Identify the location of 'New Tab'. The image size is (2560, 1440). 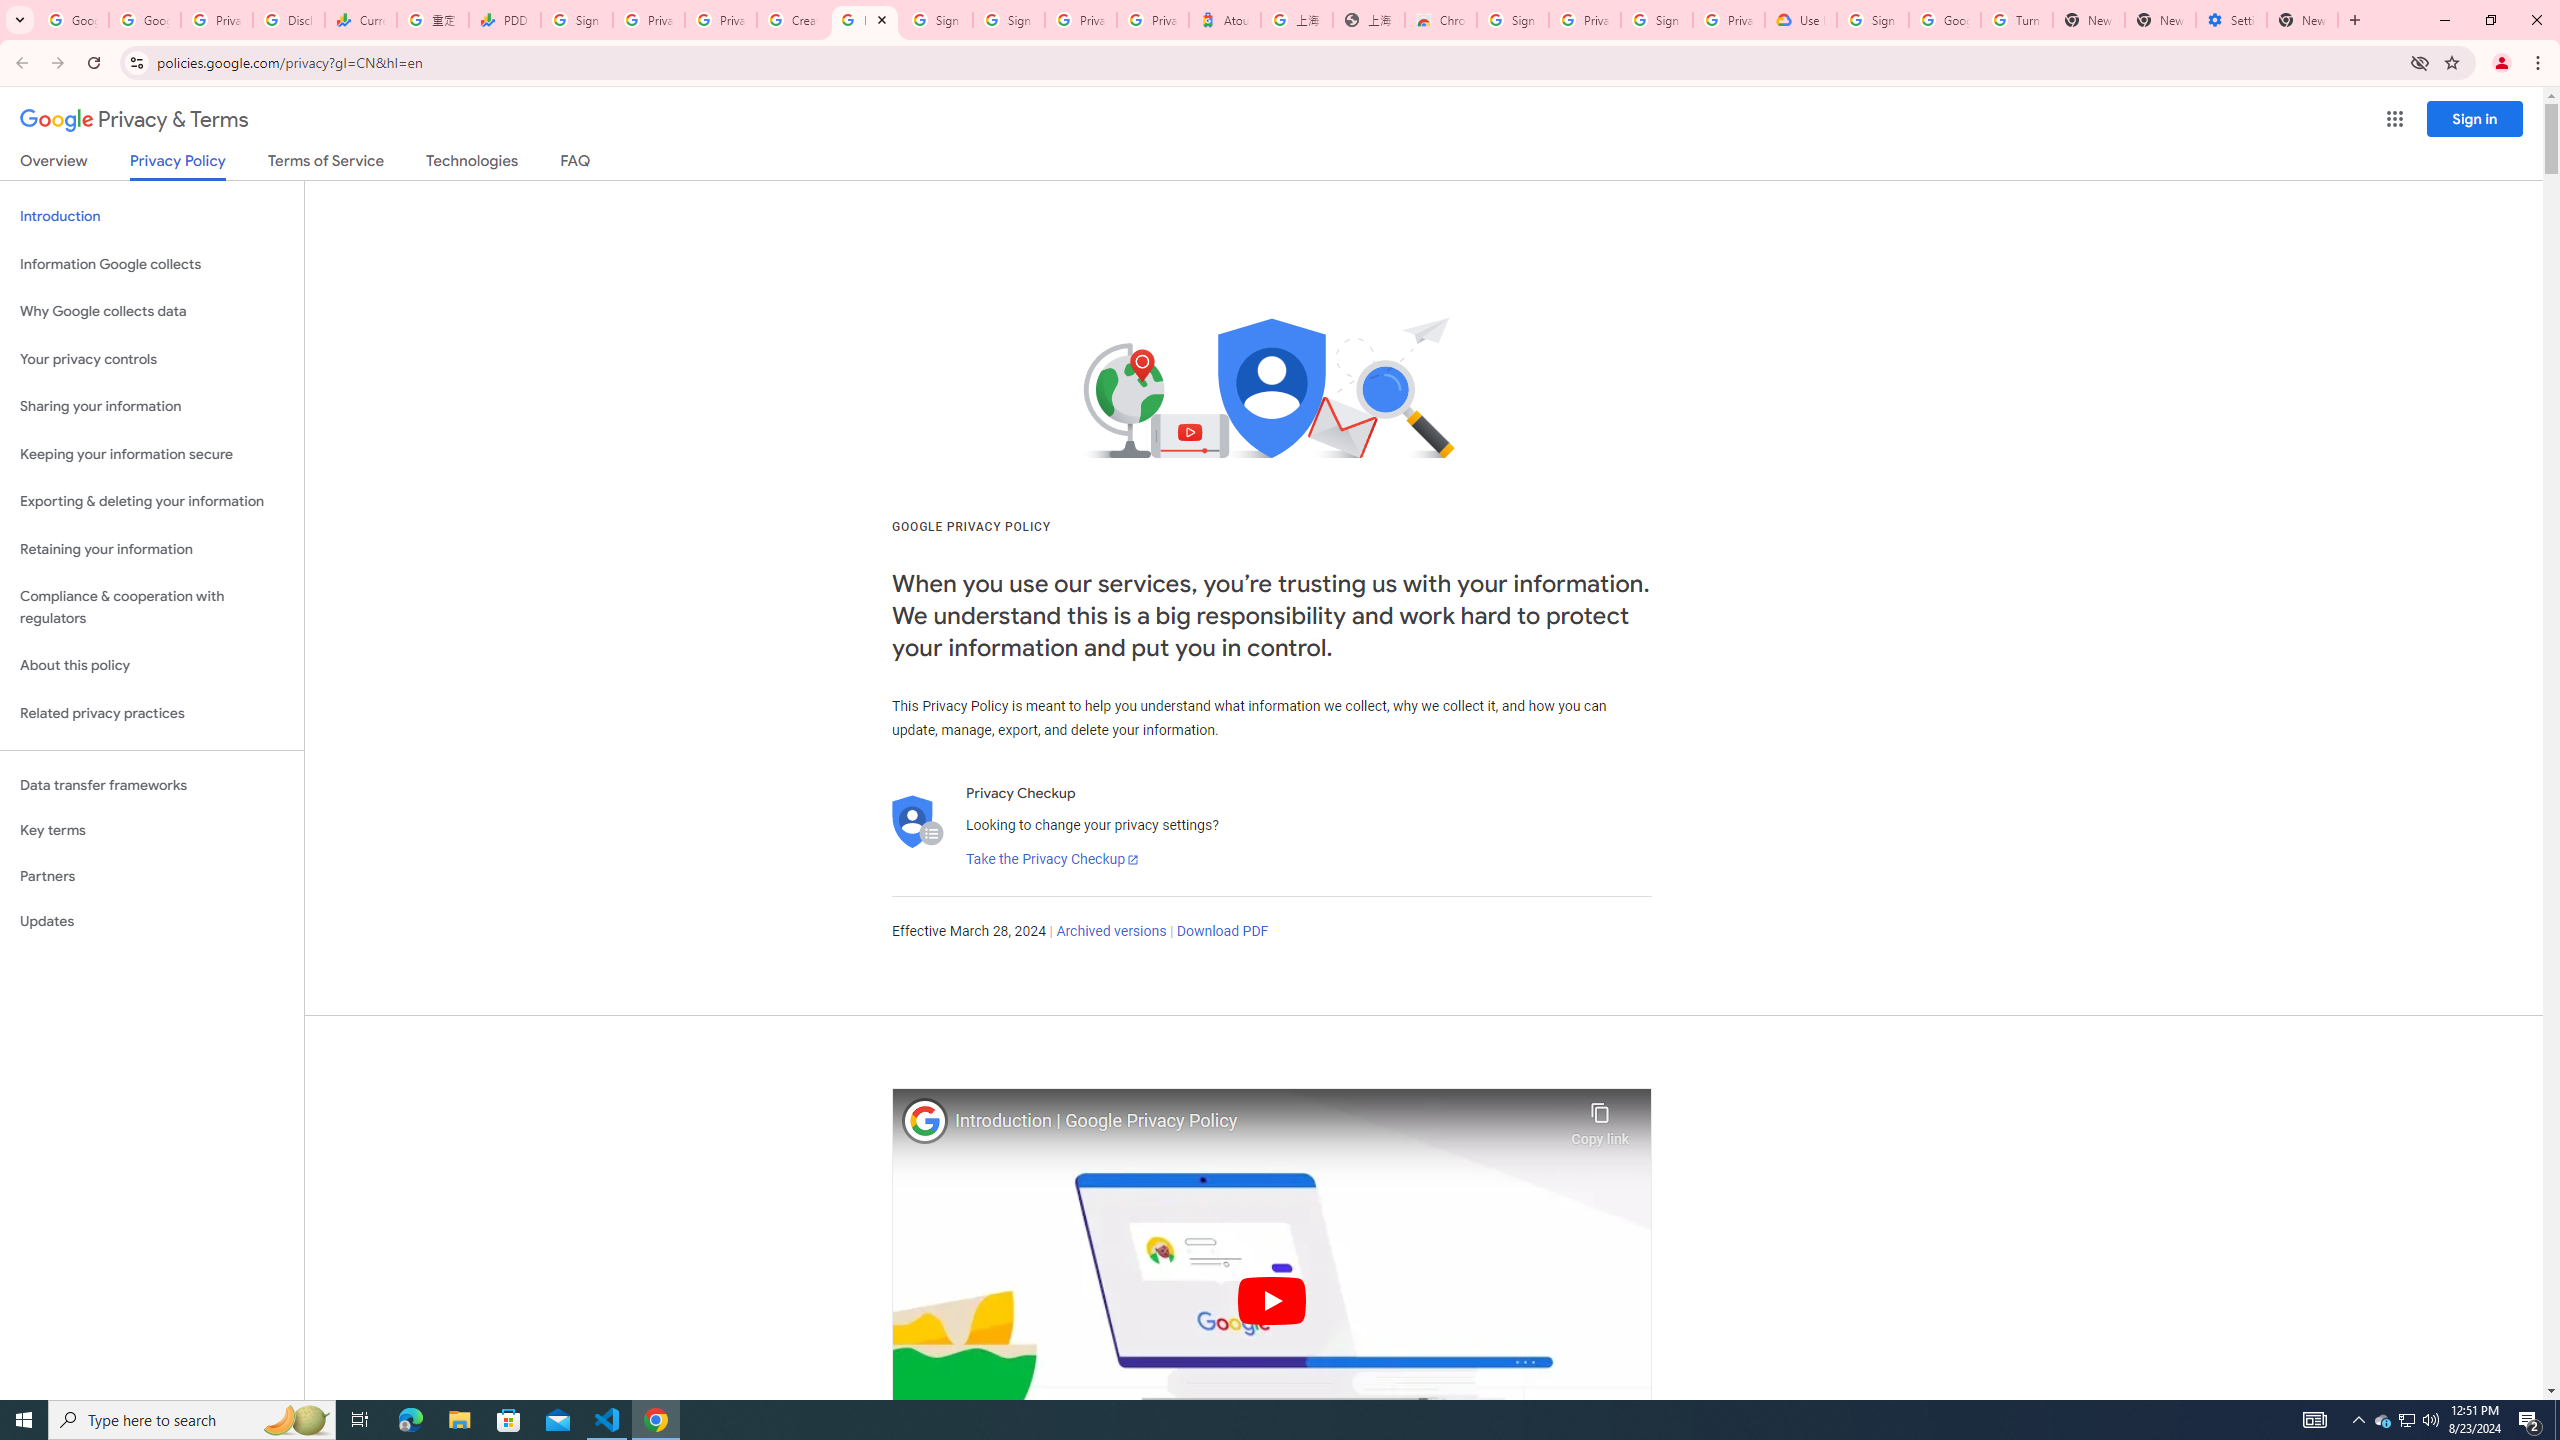
(2302, 19).